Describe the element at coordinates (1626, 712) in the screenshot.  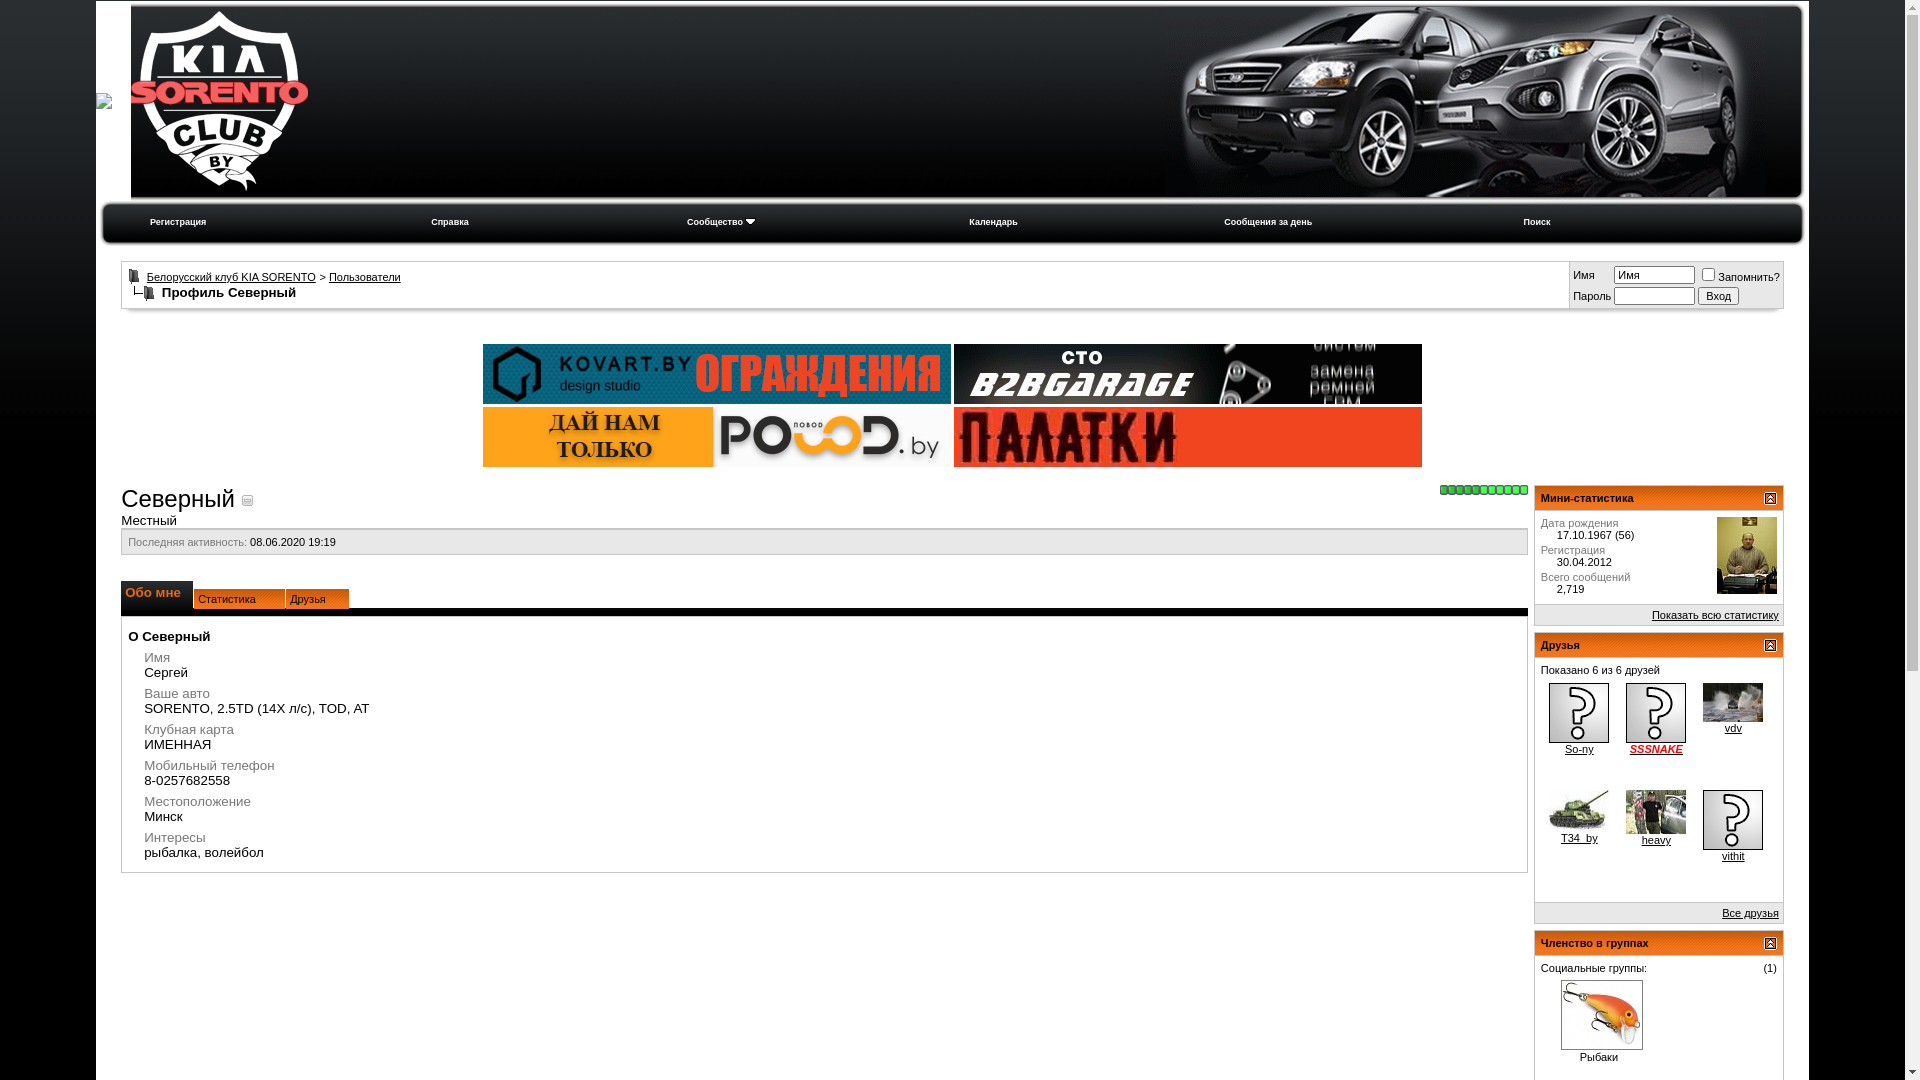
I see `'SSSNAKE'` at that location.